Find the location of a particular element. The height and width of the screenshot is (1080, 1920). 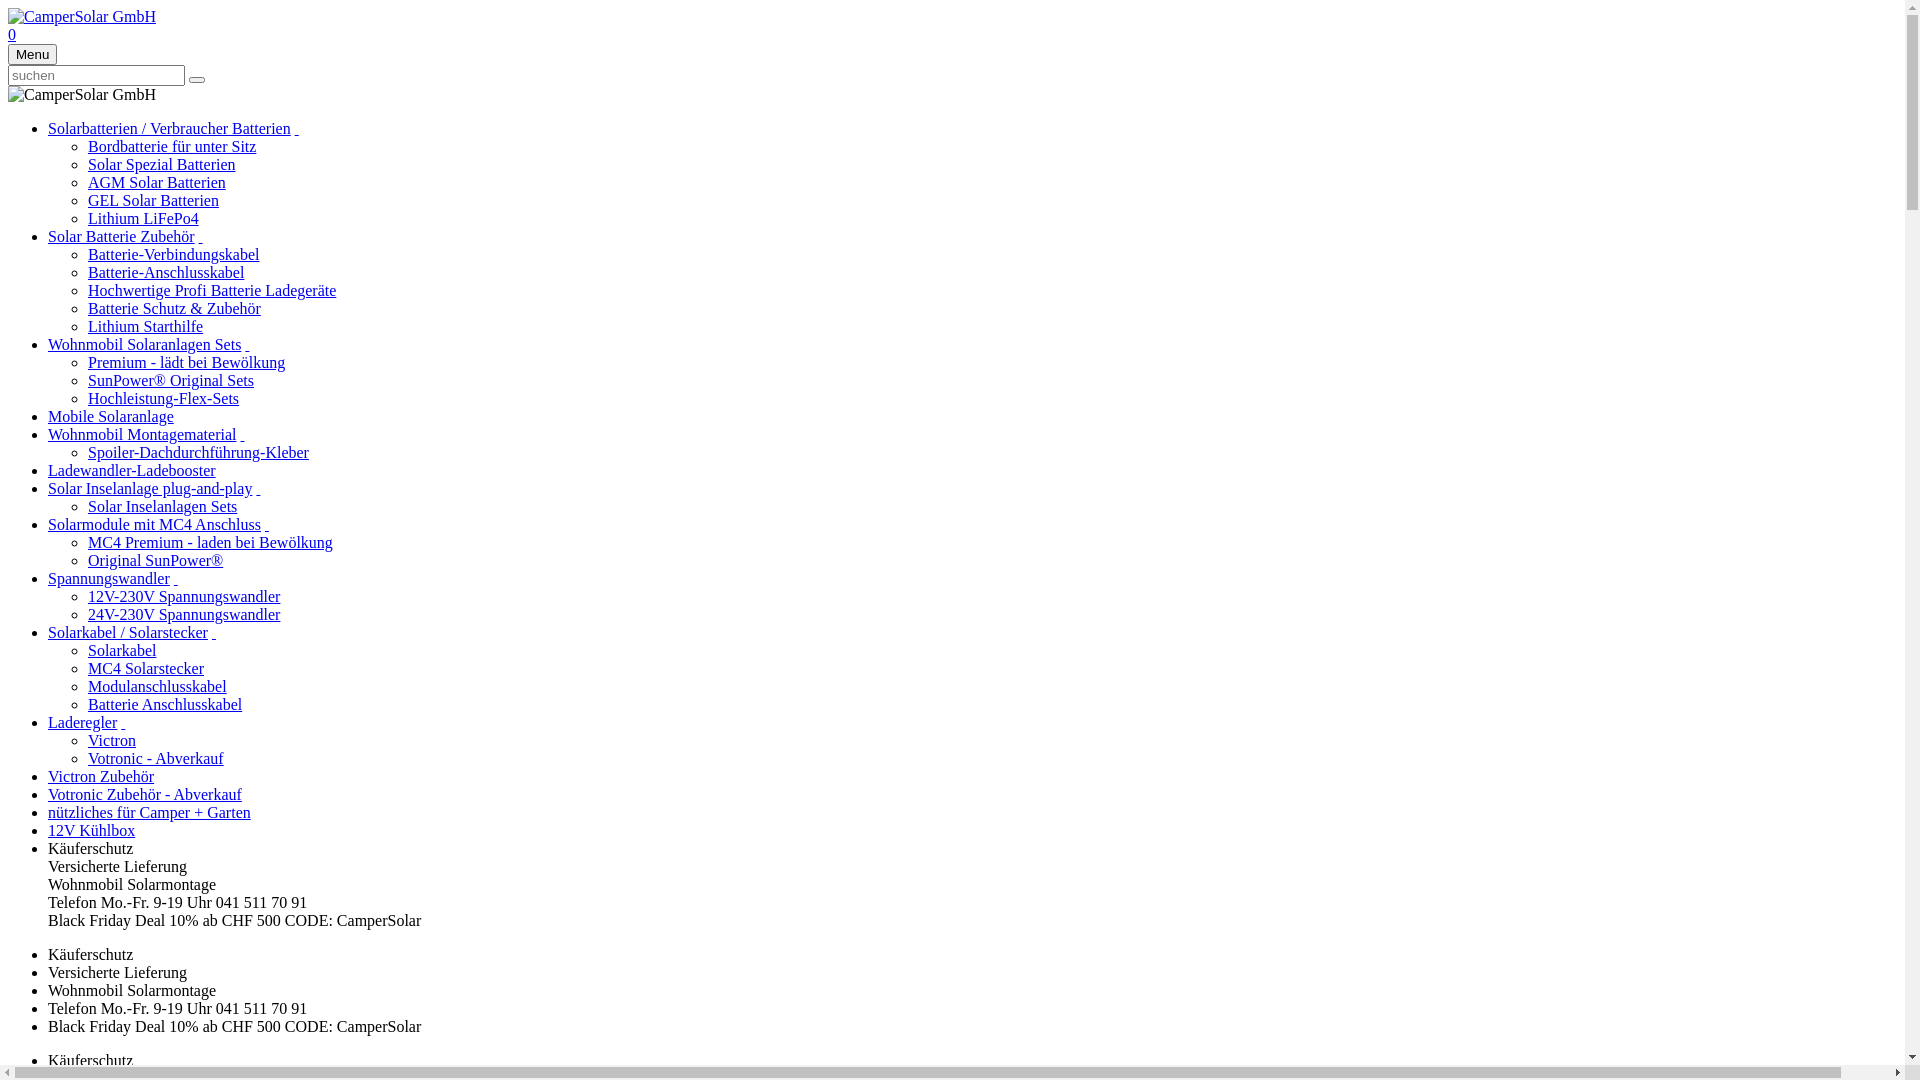

'MC4 Solarstecker' is located at coordinates (144, 668).